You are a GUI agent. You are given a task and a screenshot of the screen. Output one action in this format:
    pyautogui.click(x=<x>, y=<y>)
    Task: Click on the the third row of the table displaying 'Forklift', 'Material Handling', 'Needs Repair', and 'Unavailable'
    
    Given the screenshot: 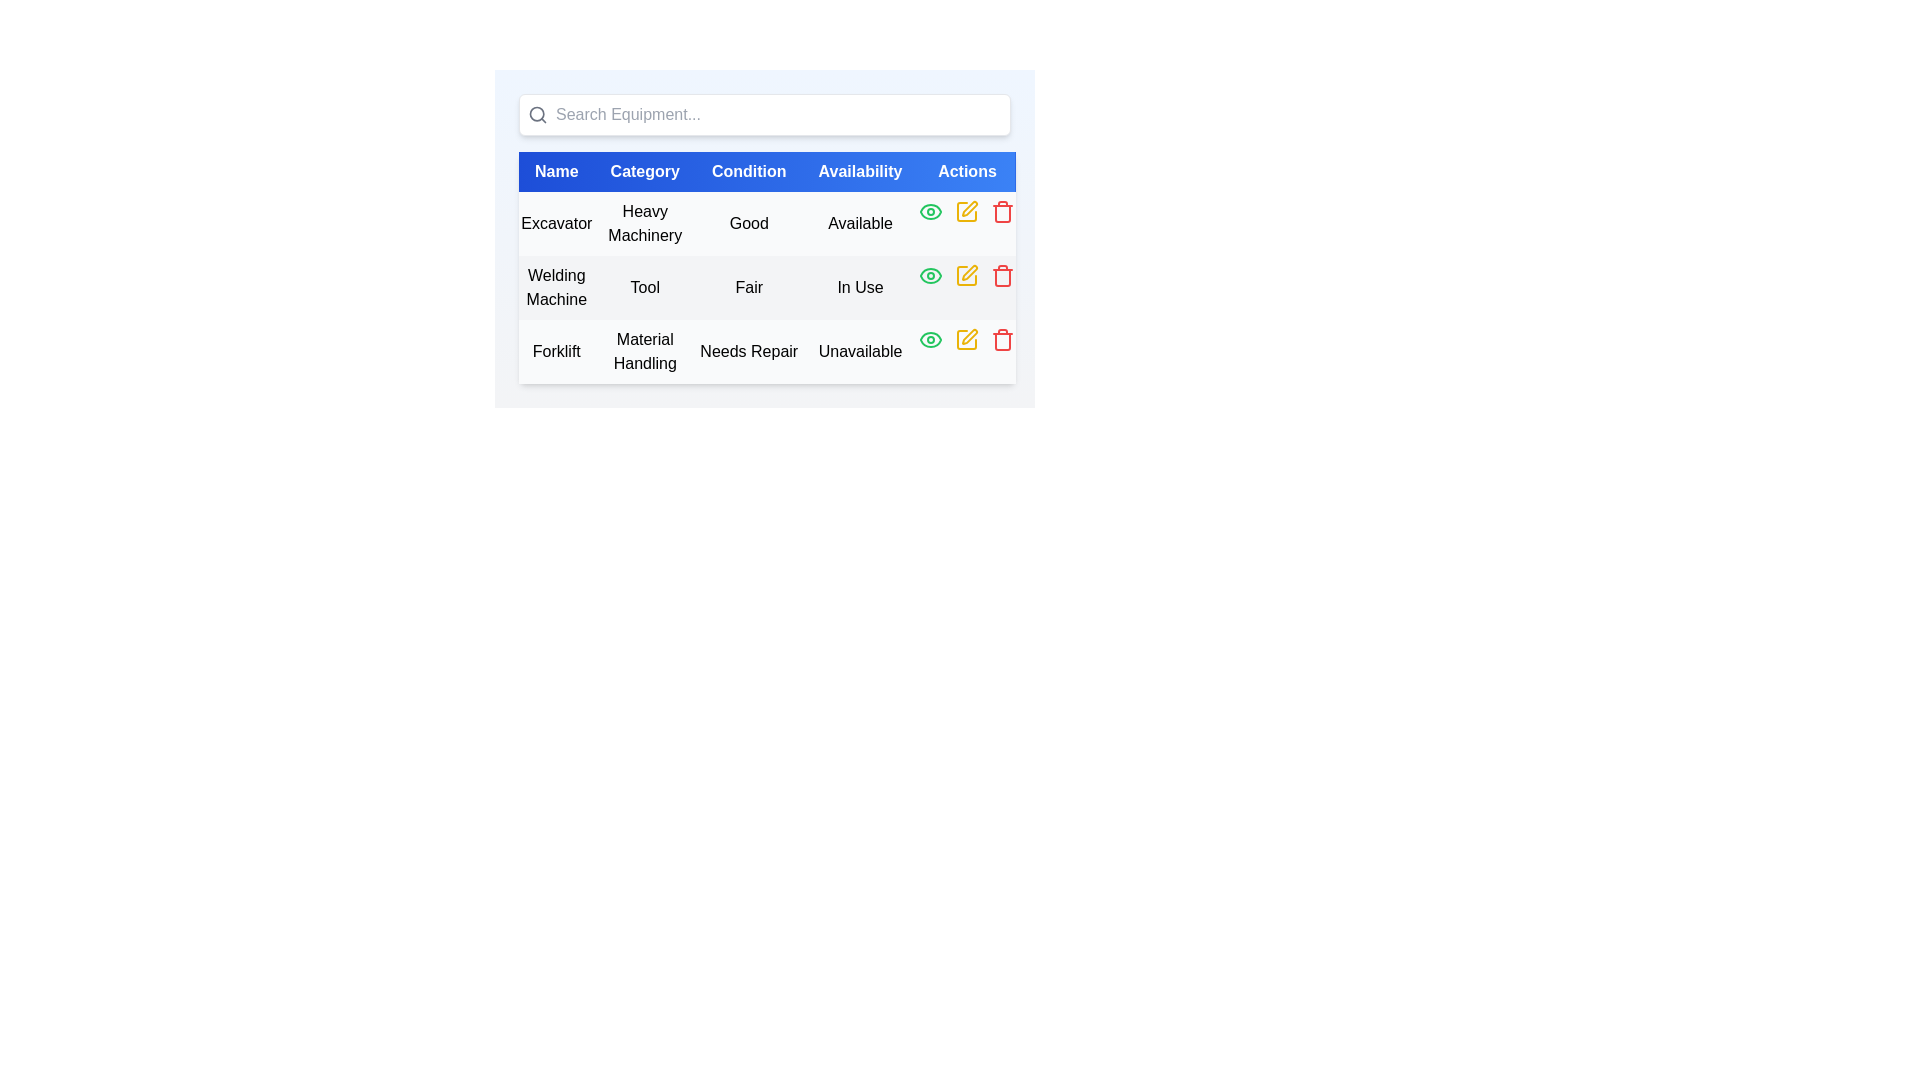 What is the action you would take?
    pyautogui.click(x=766, y=350)
    